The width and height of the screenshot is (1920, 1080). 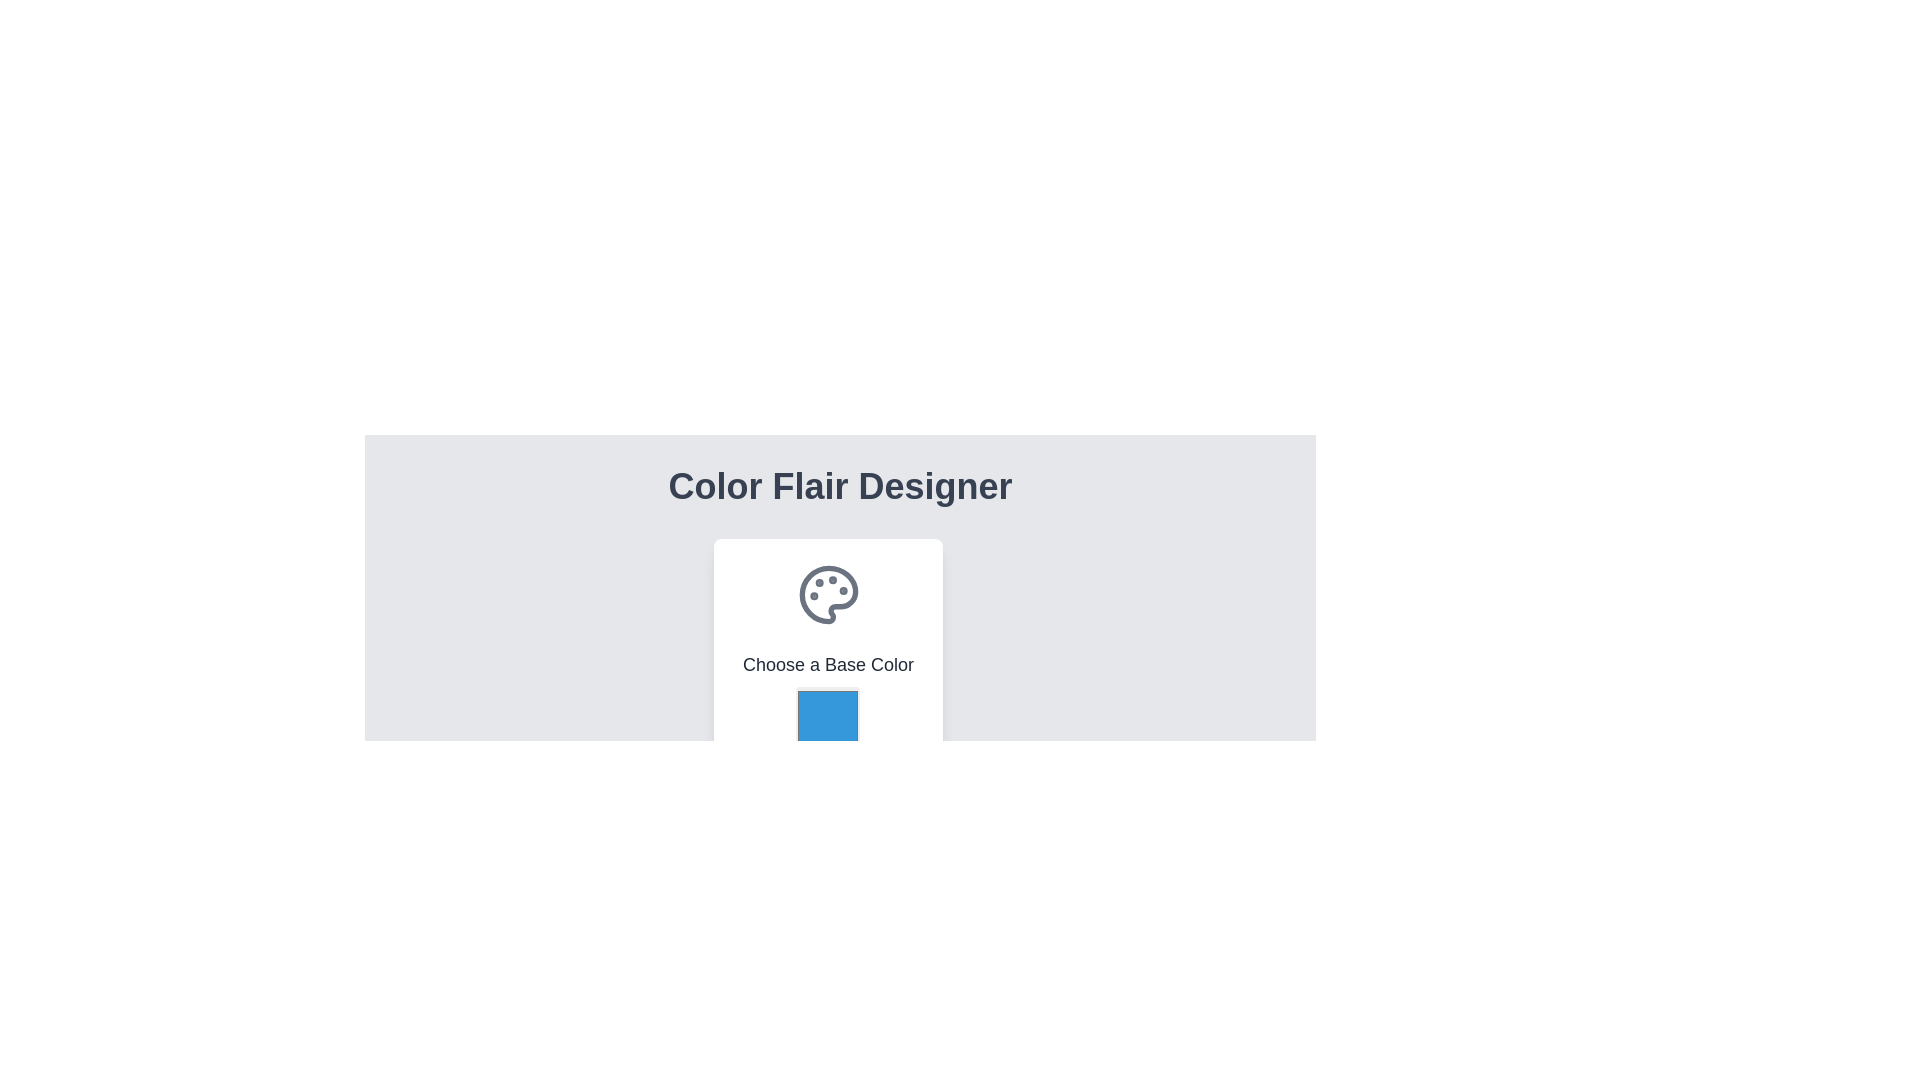 I want to click on the decorative color palette icon located centrally at the top of the card component, which also contains the text 'Choose a Base Color' below it, so click(x=828, y=593).